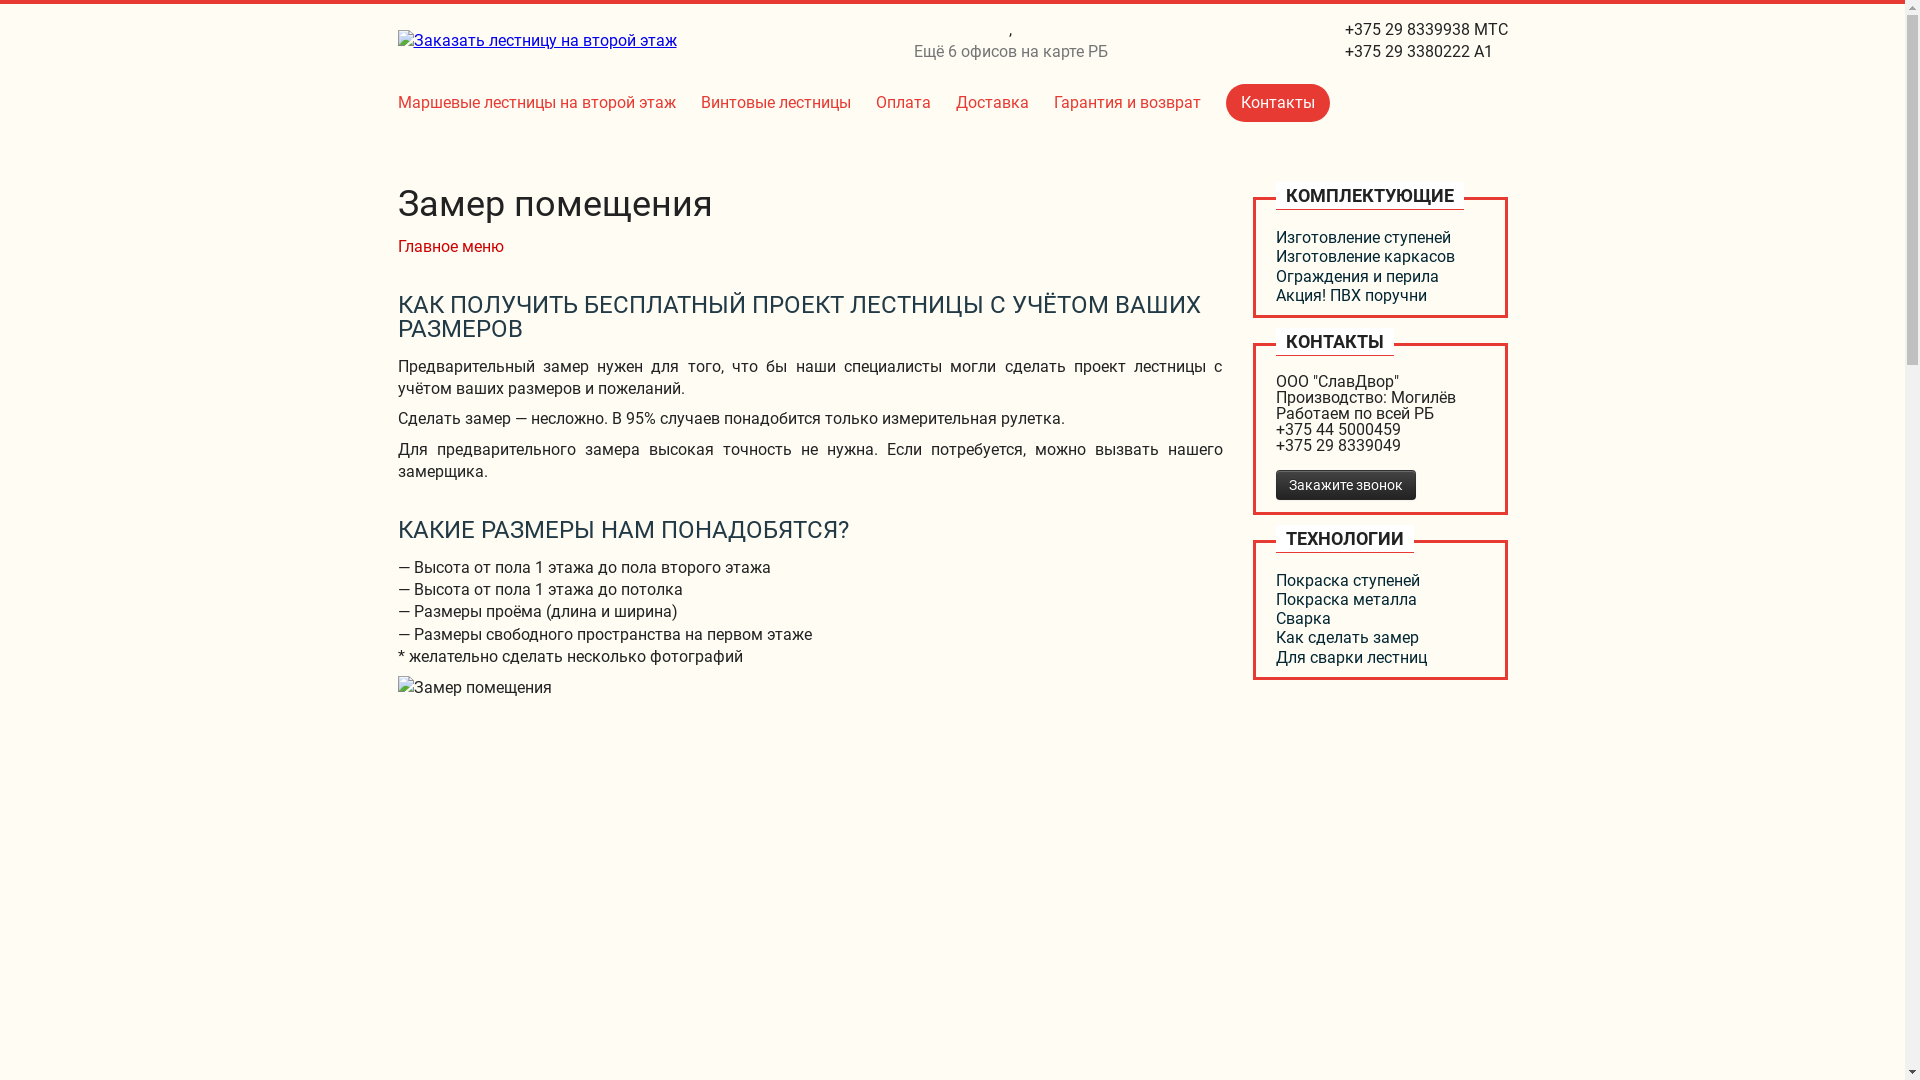 Image resolution: width=1920 pixels, height=1080 pixels. I want to click on '+375 29 8339938', so click(1344, 29).